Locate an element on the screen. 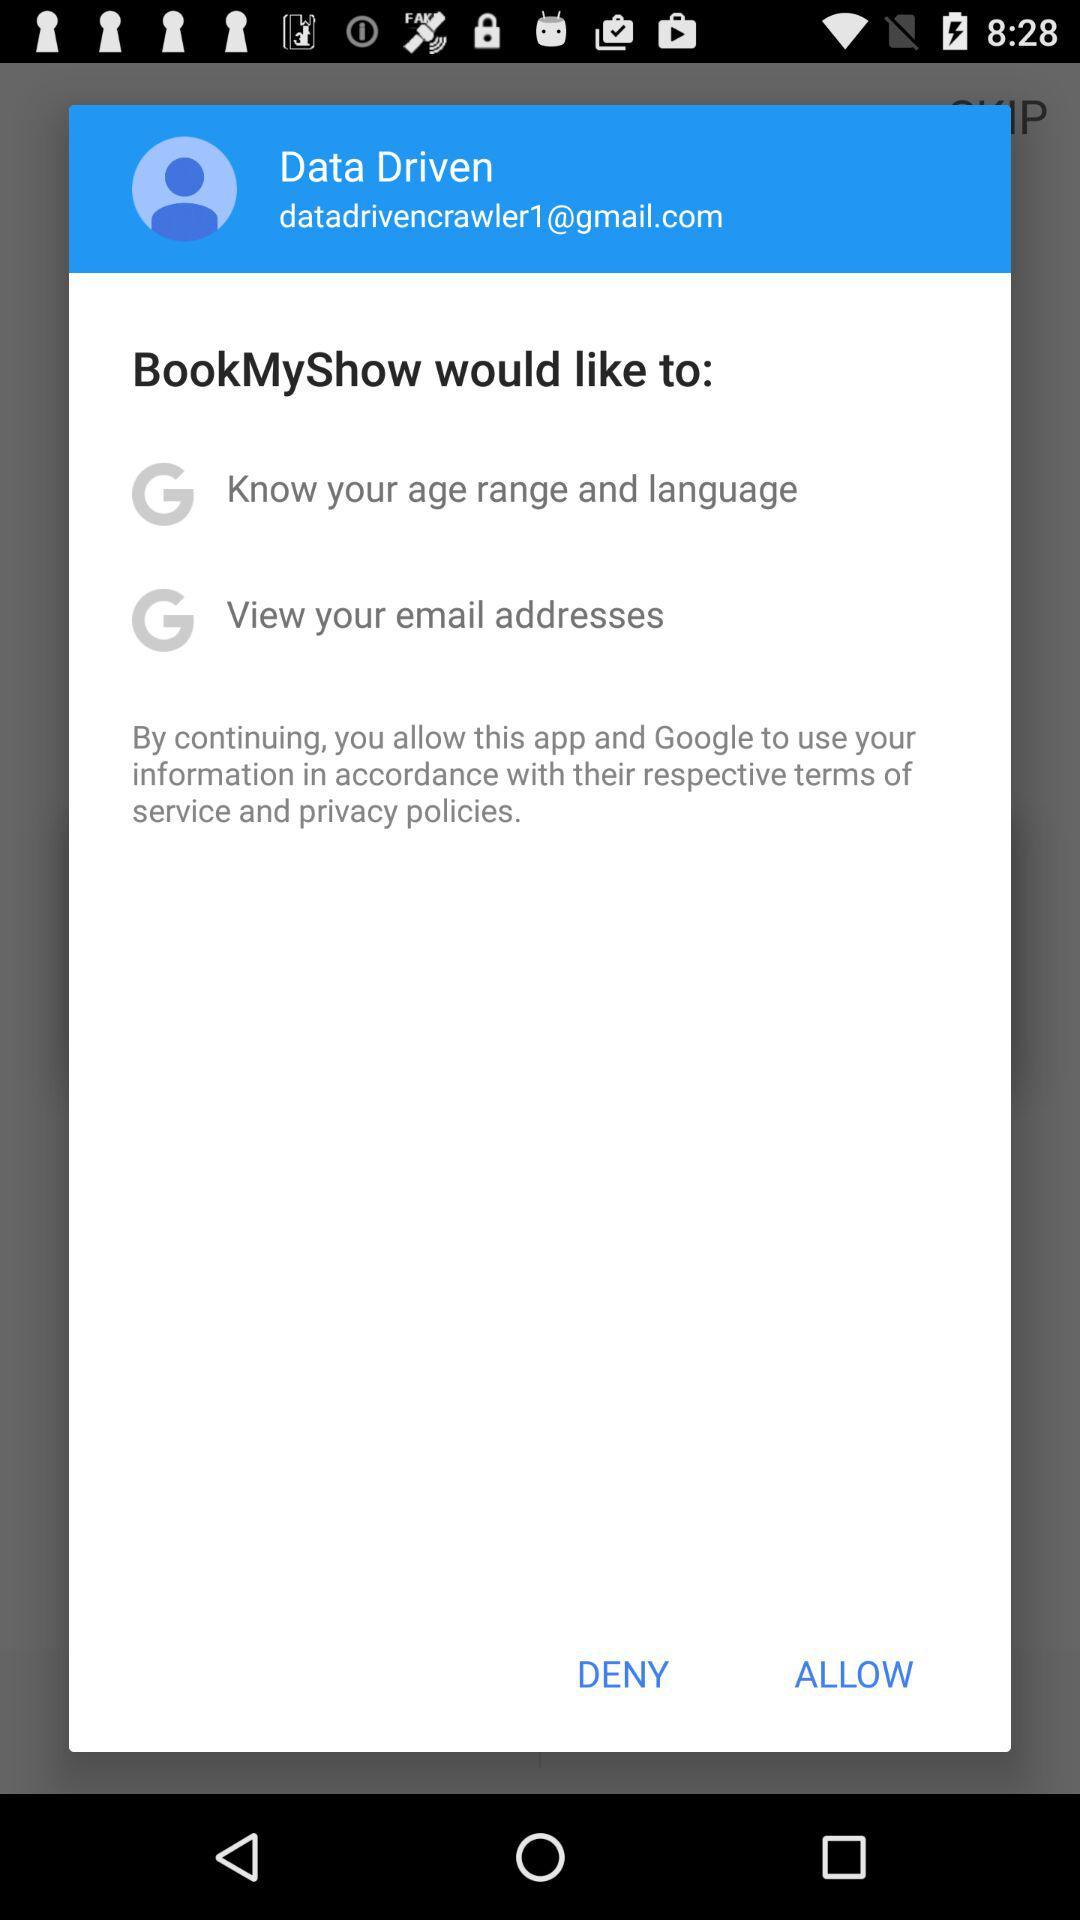 This screenshot has height=1920, width=1080. icon to the left of the data driven icon is located at coordinates (184, 188).